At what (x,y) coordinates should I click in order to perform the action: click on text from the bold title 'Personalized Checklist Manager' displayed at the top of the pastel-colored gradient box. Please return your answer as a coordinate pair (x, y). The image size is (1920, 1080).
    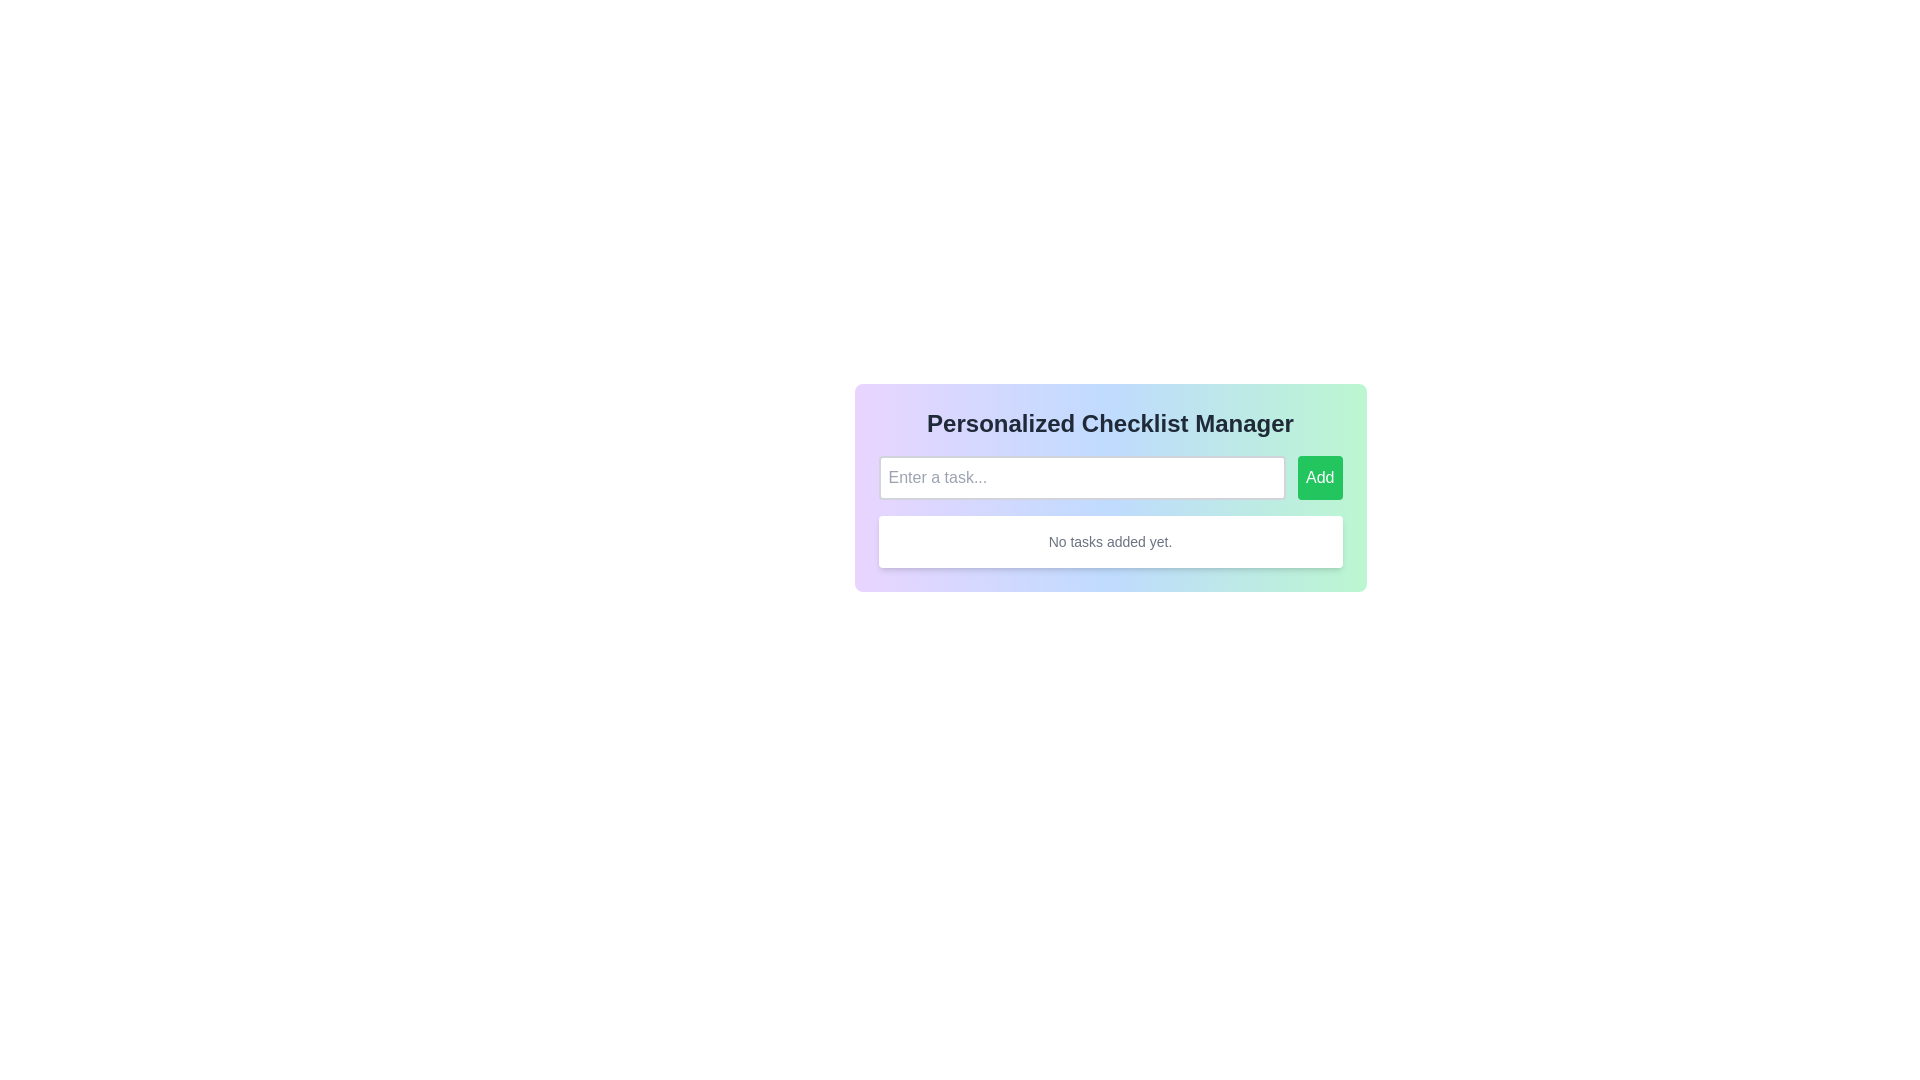
    Looking at the image, I should click on (1109, 423).